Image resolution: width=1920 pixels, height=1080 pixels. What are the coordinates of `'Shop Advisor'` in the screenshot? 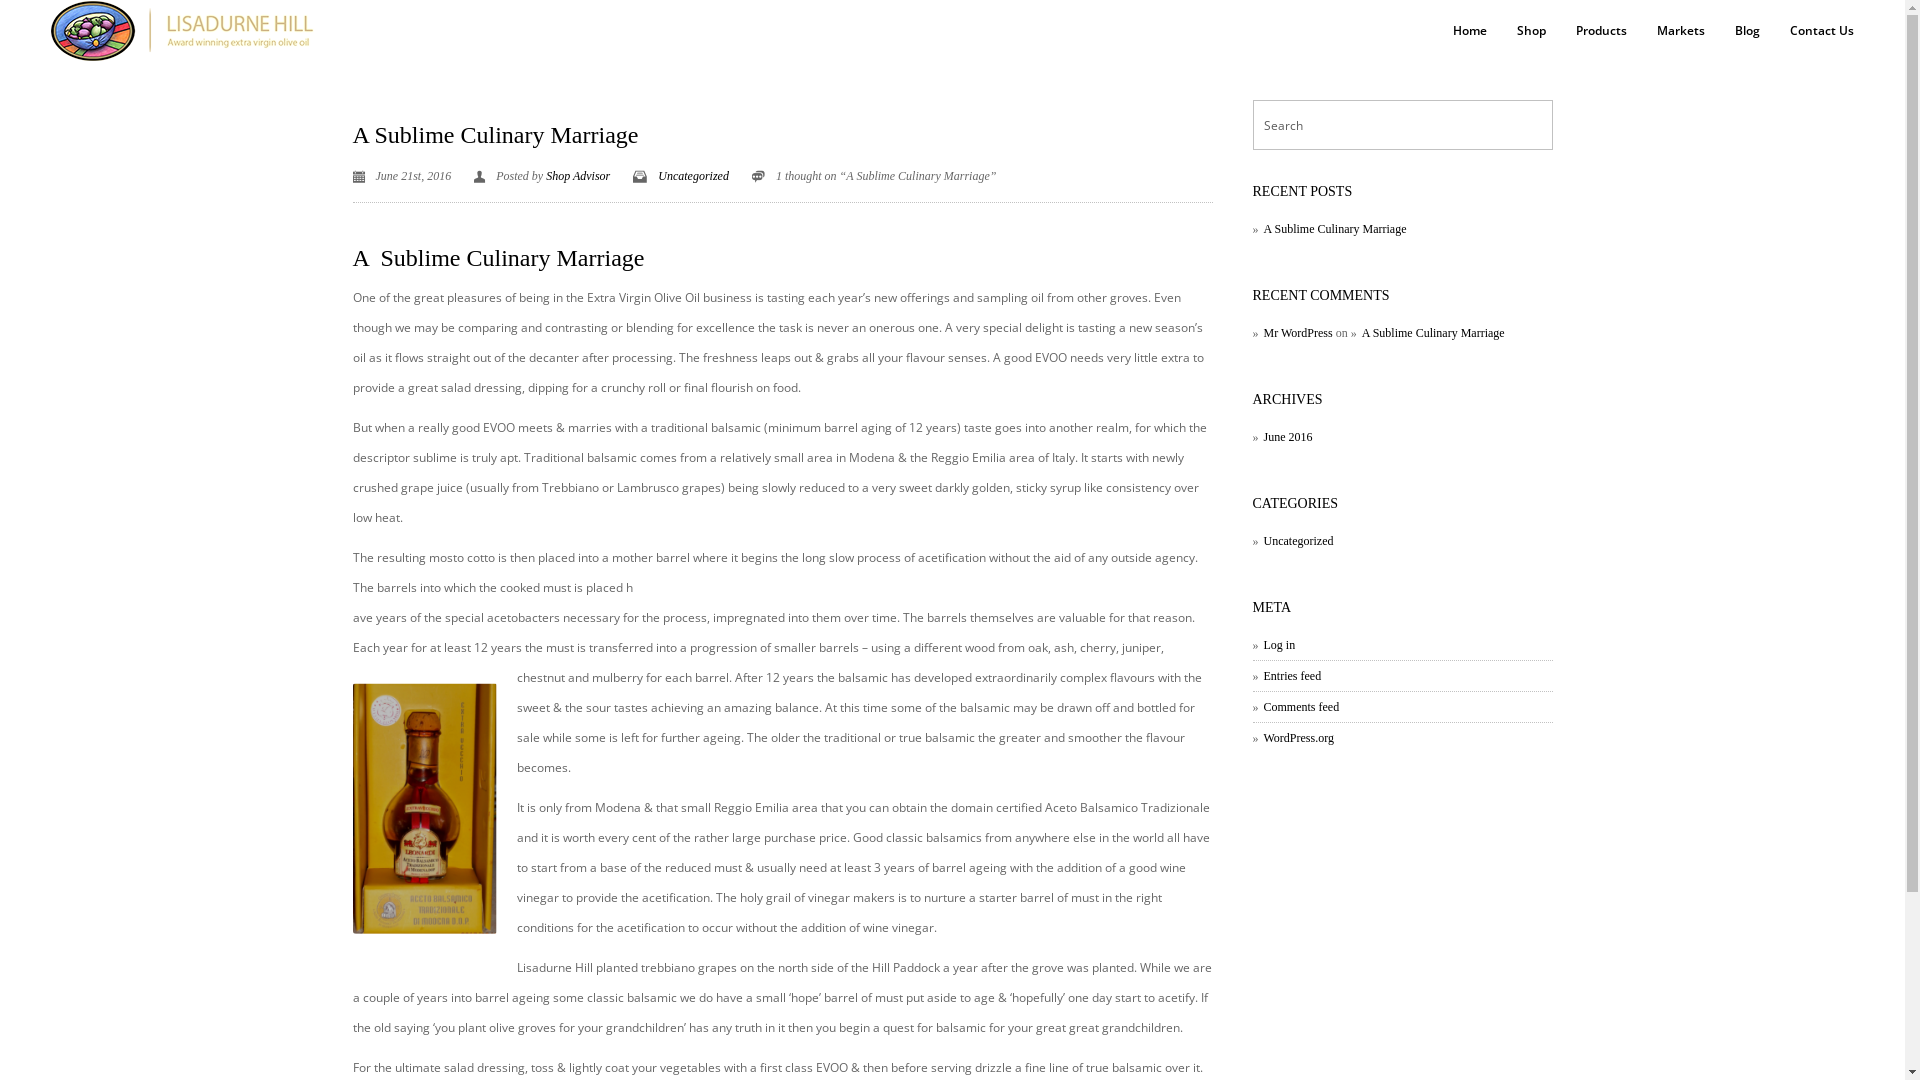 It's located at (576, 175).